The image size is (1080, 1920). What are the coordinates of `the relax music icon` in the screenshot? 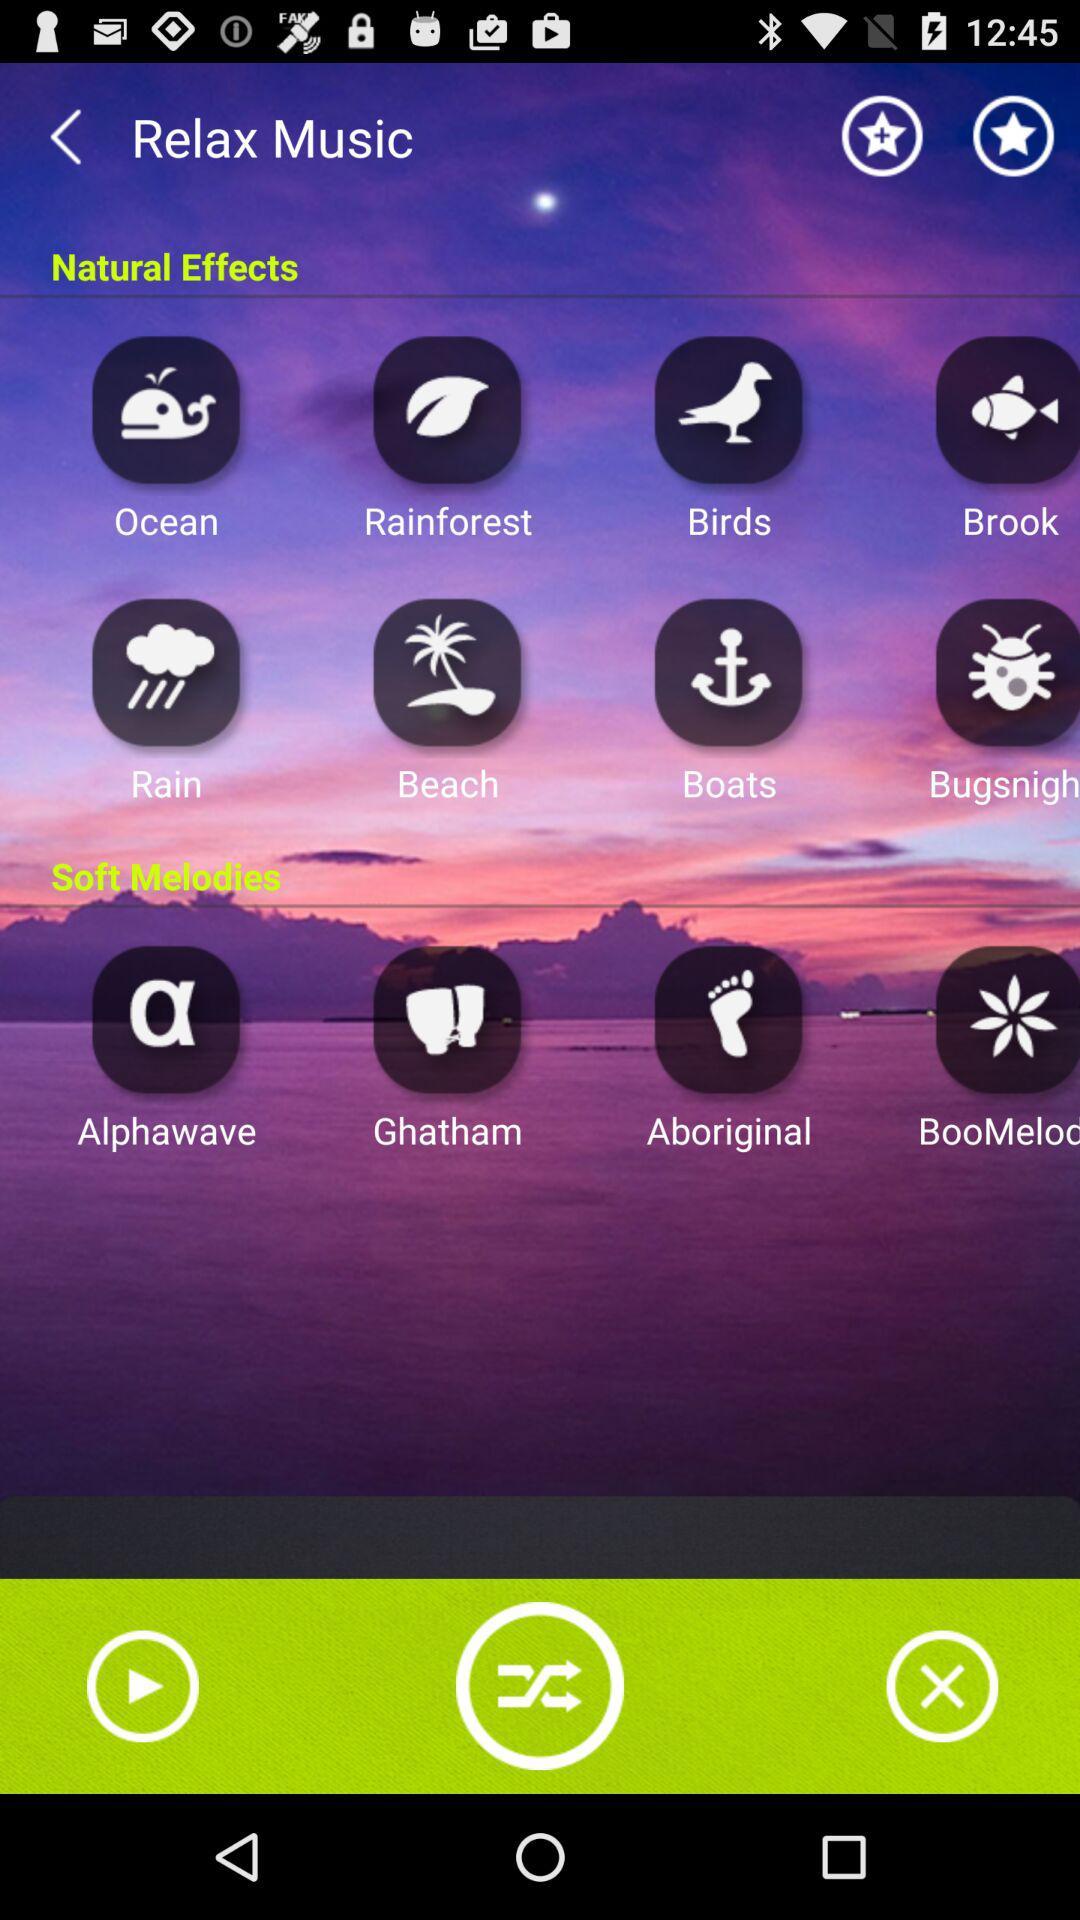 It's located at (540, 136).